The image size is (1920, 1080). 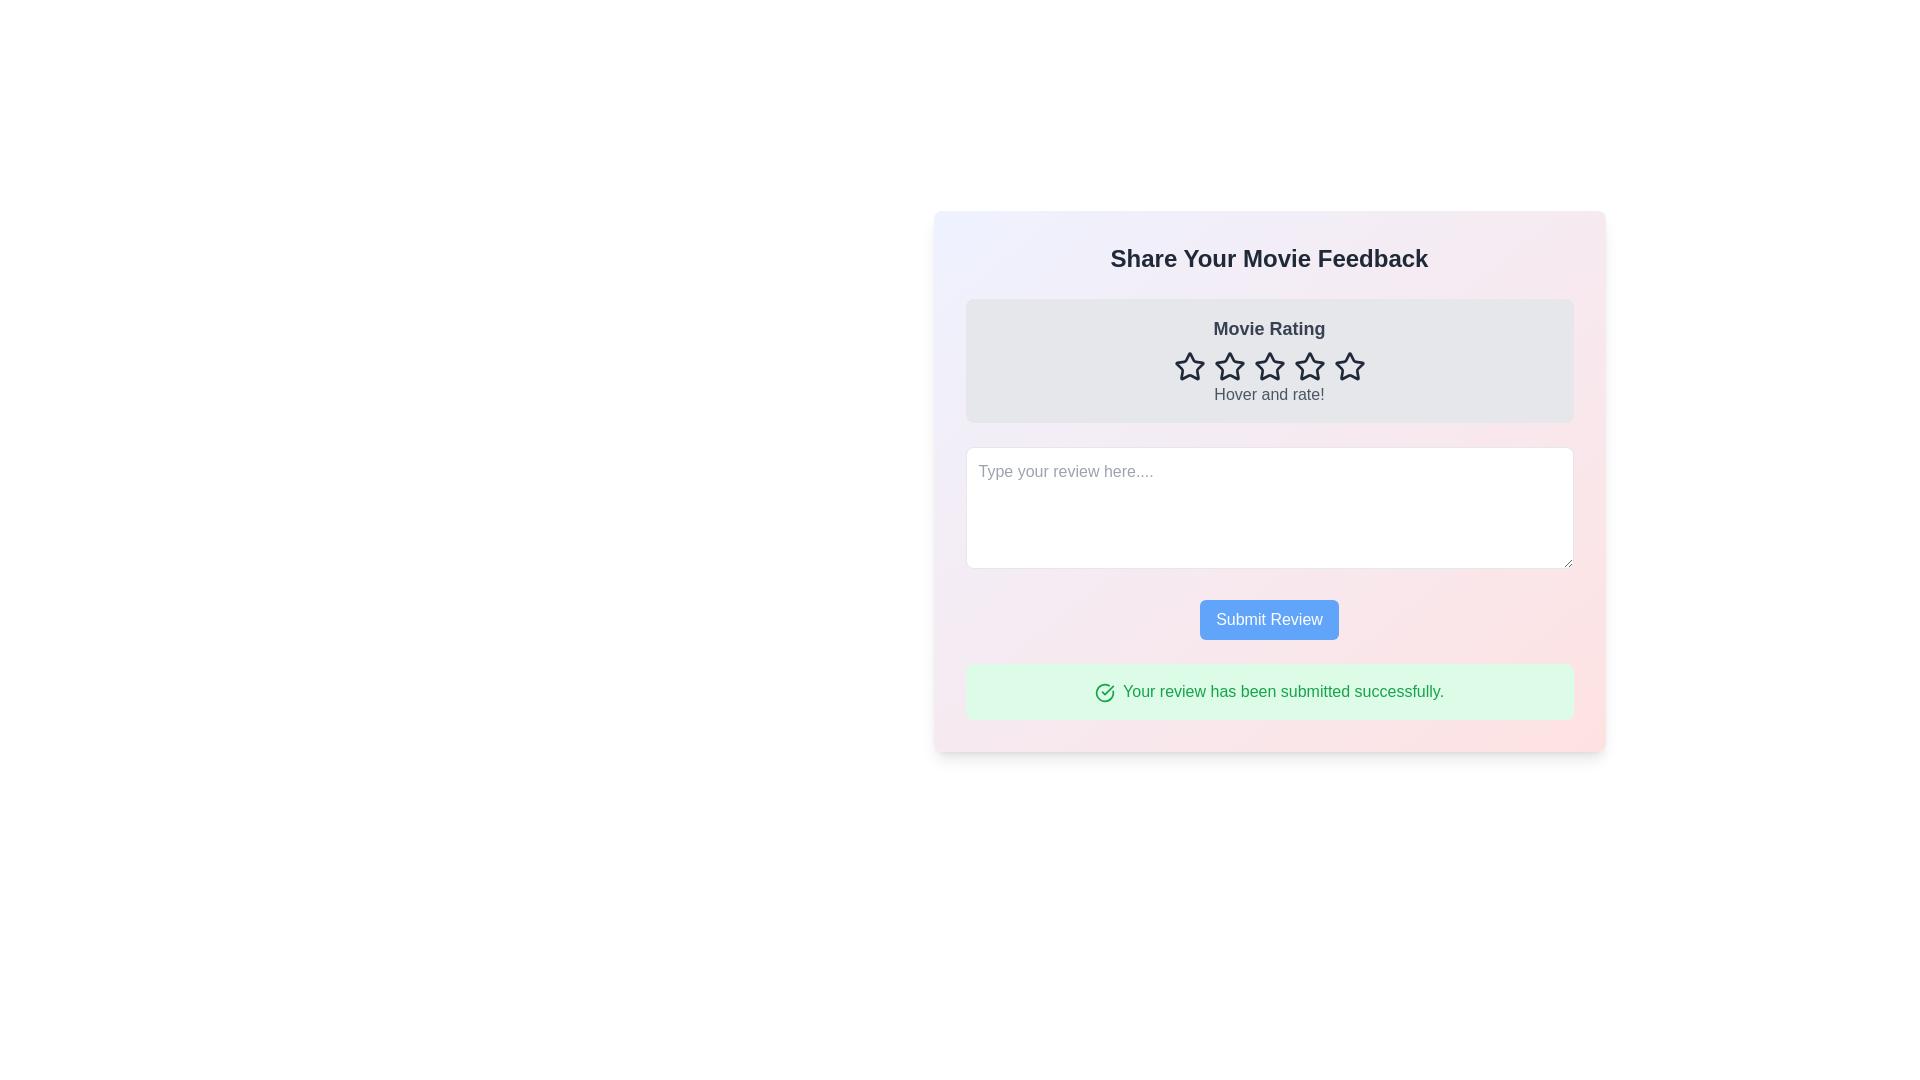 What do you see at coordinates (1268, 327) in the screenshot?
I see `text label that introduces the rating feature, located centrally in the top gray box of the feedback section` at bounding box center [1268, 327].